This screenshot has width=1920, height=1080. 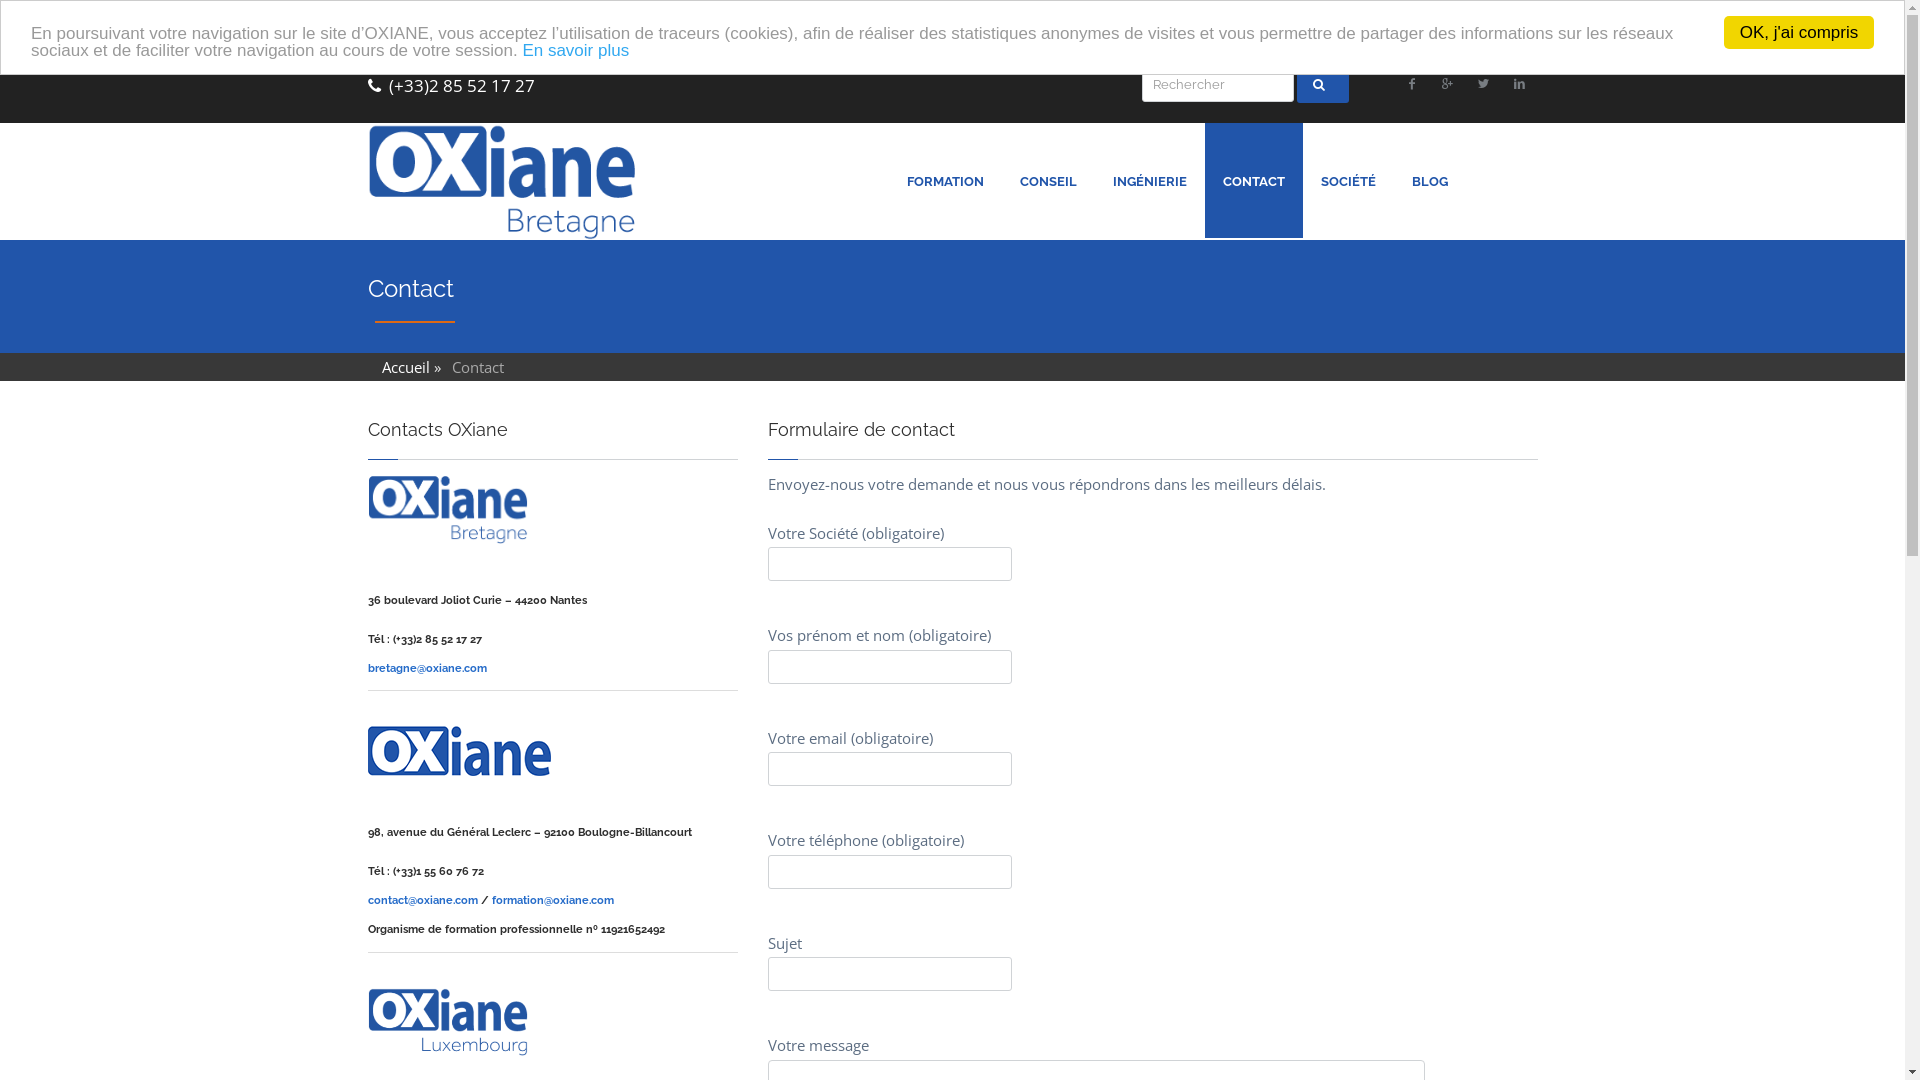 What do you see at coordinates (1251, 206) in the screenshot?
I see `'CONTACT'` at bounding box center [1251, 206].